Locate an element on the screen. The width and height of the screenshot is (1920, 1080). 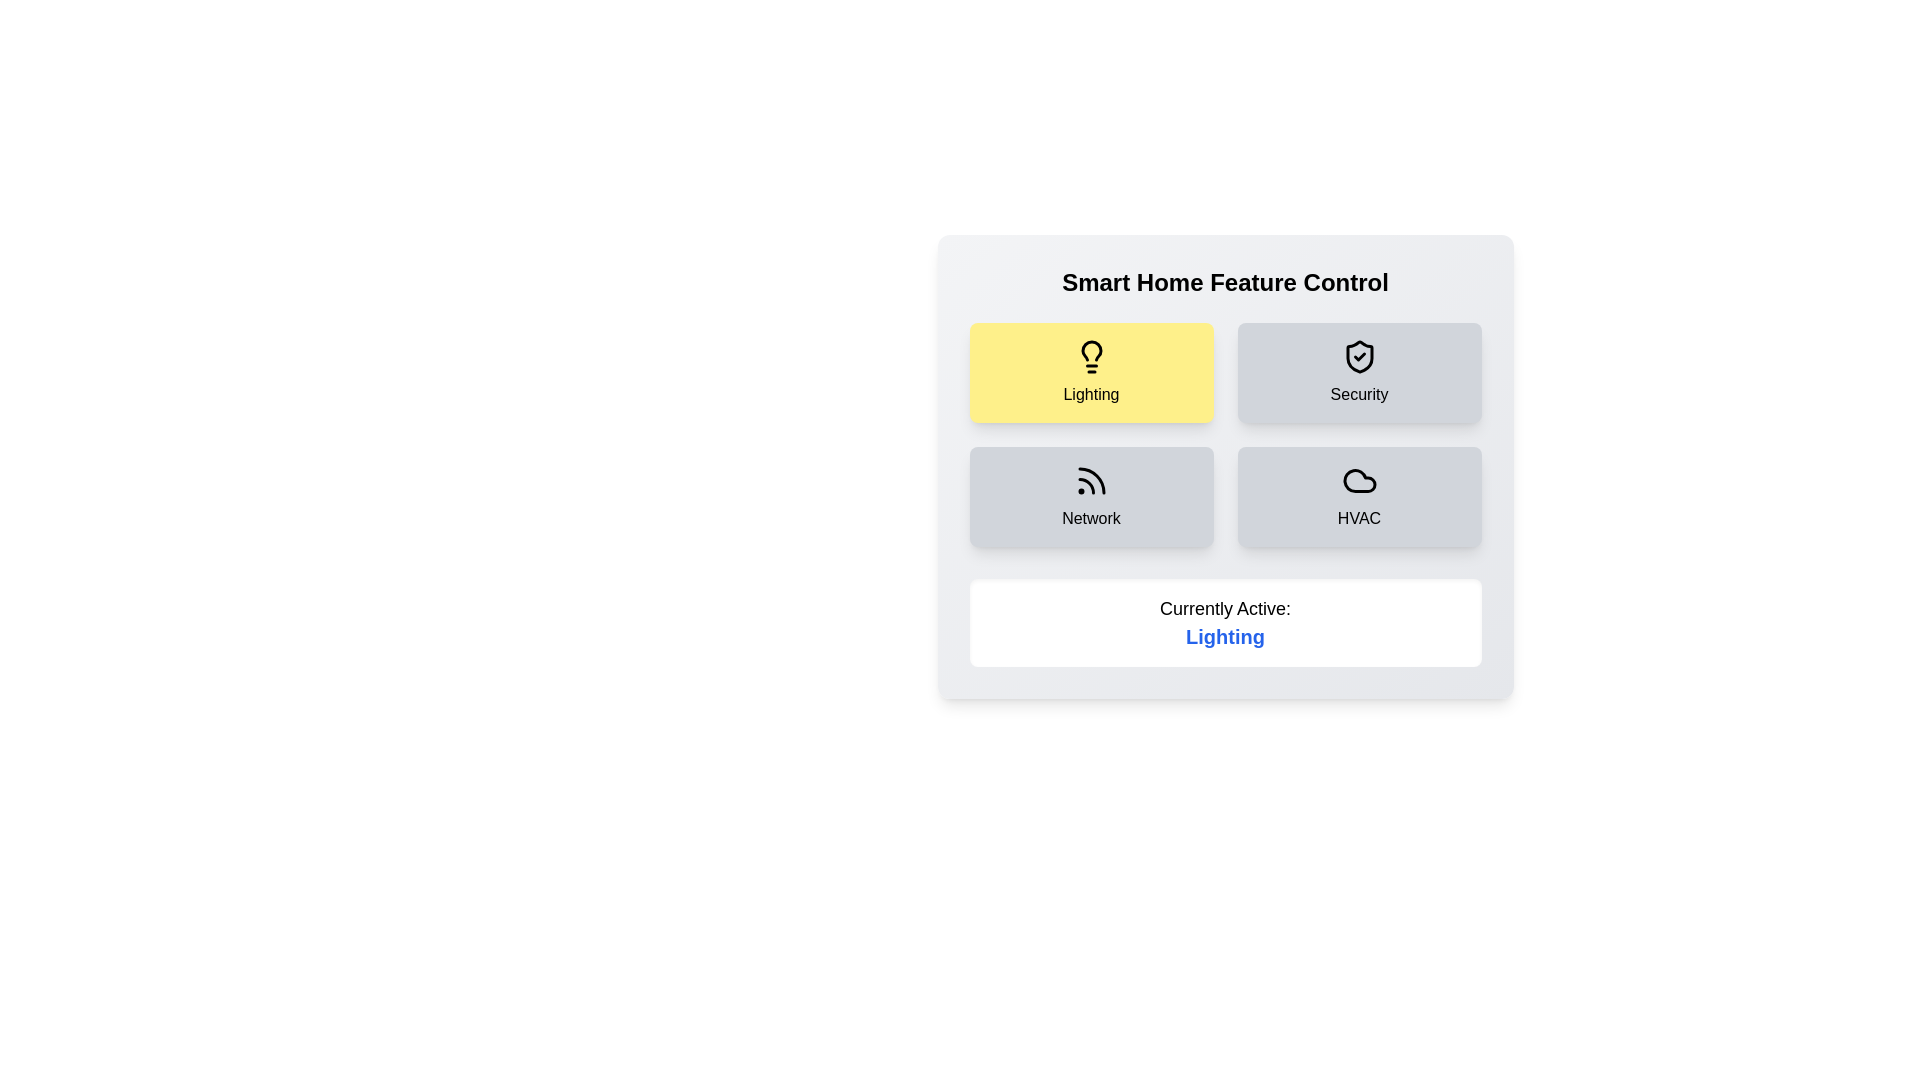
the button corresponding to the feature Network is located at coordinates (1090, 496).